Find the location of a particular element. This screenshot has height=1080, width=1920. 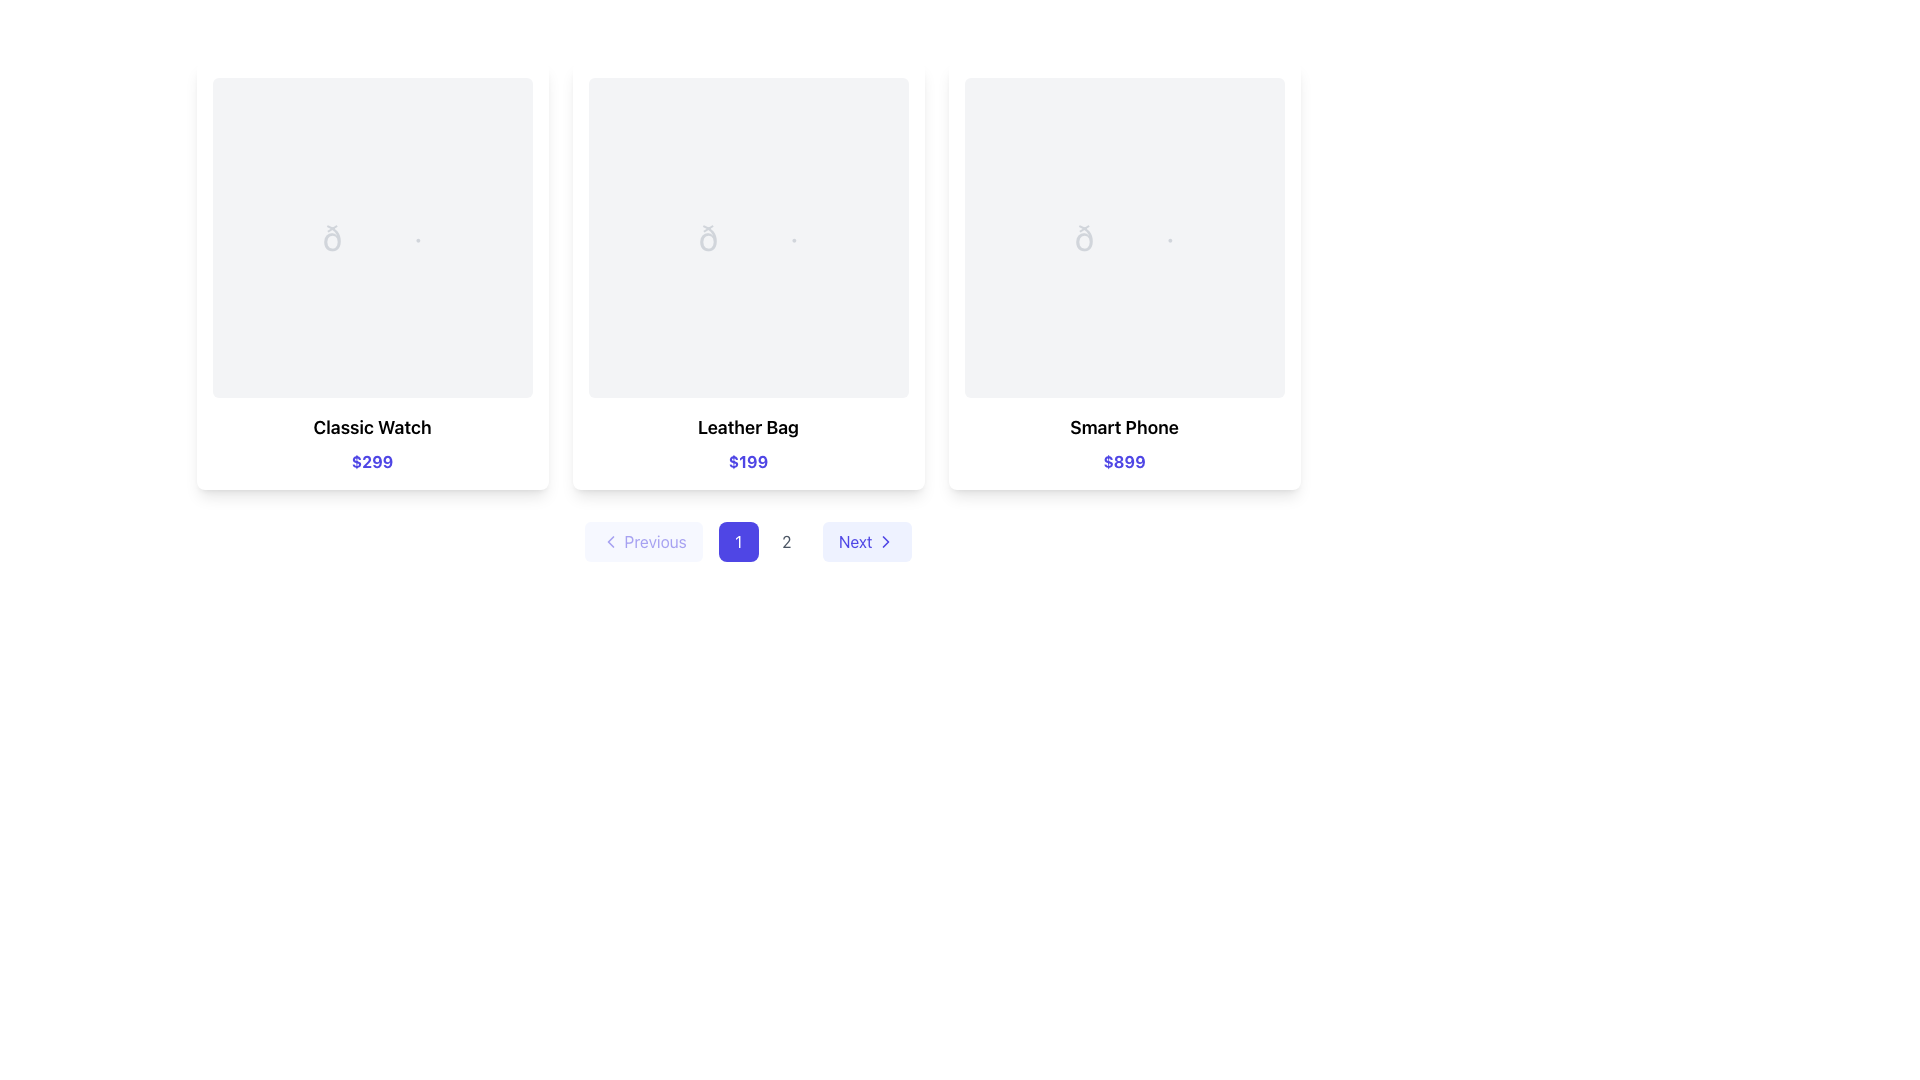

the content of the text element displaying the price '$199' in bold indigo font, located below the 'Leather Bag' label in the second product card from the left is located at coordinates (747, 462).